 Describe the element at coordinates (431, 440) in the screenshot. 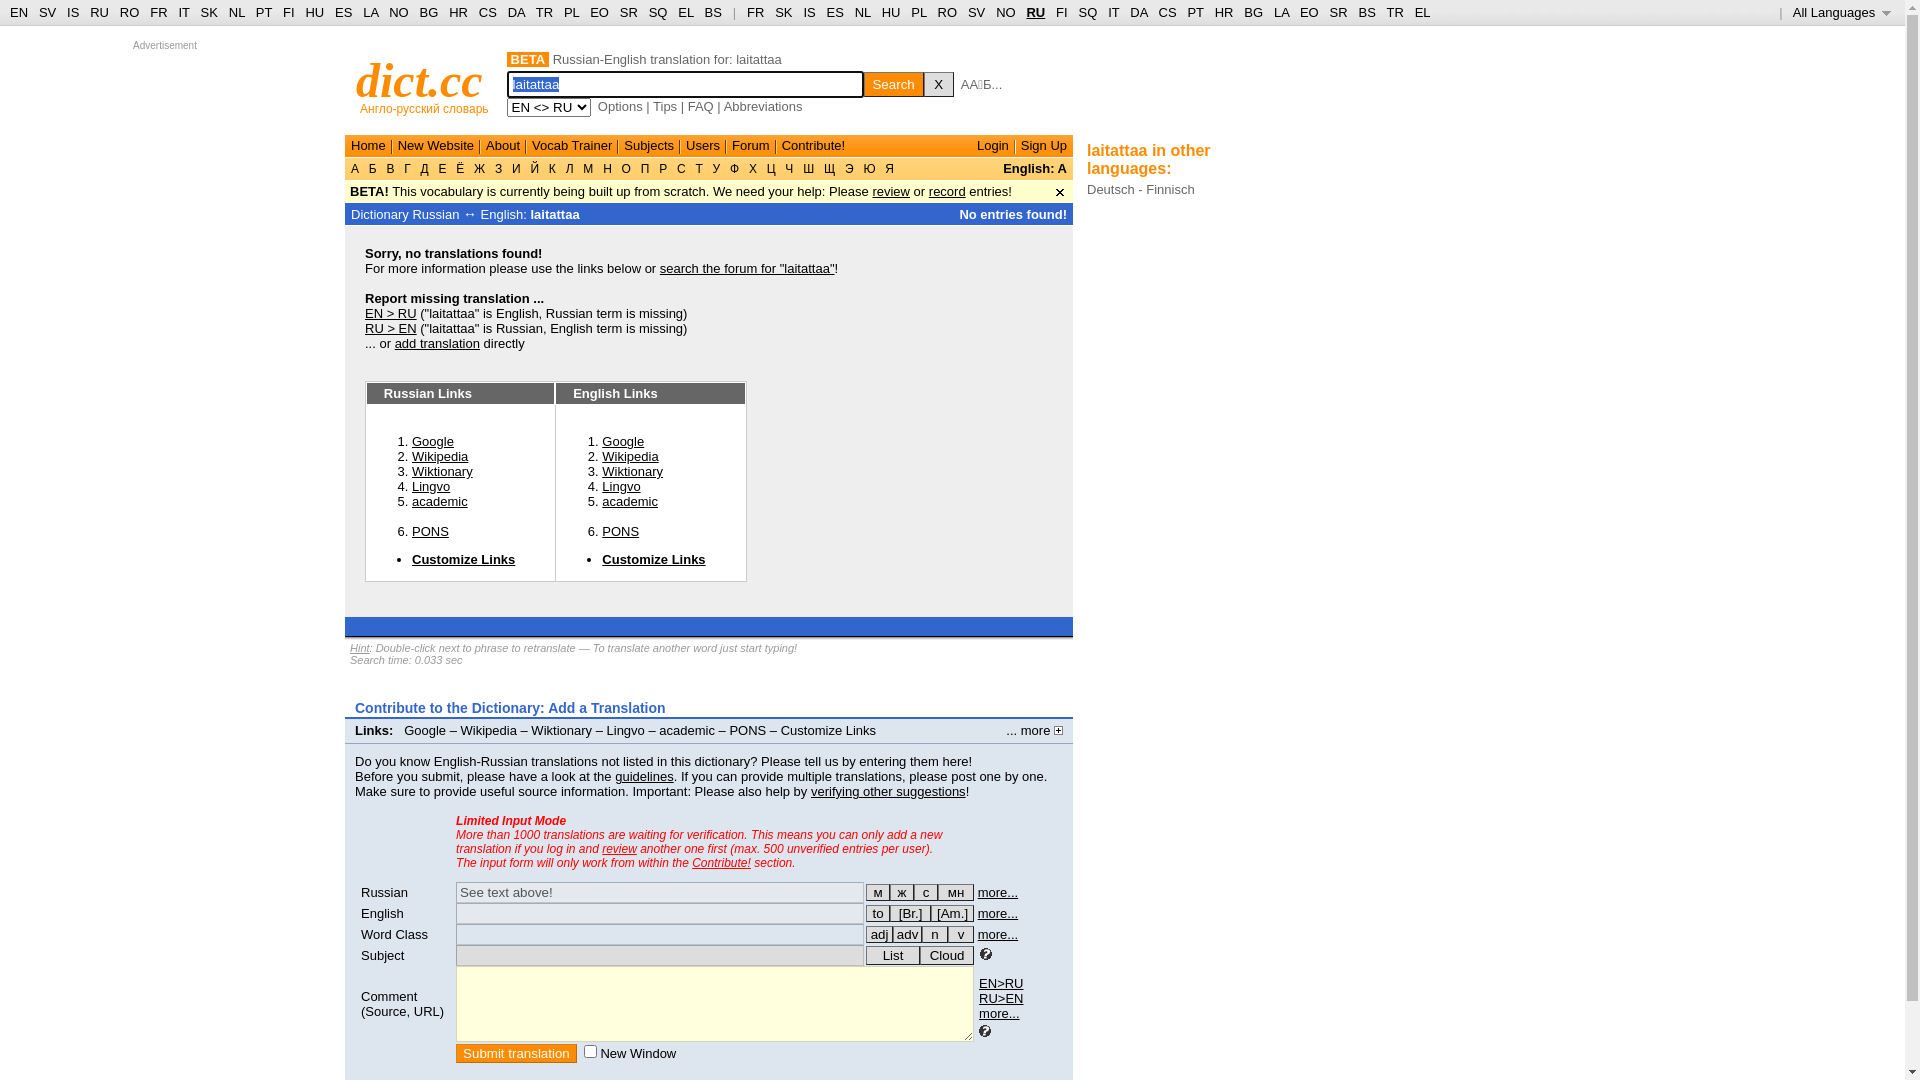

I see `'Google'` at that location.